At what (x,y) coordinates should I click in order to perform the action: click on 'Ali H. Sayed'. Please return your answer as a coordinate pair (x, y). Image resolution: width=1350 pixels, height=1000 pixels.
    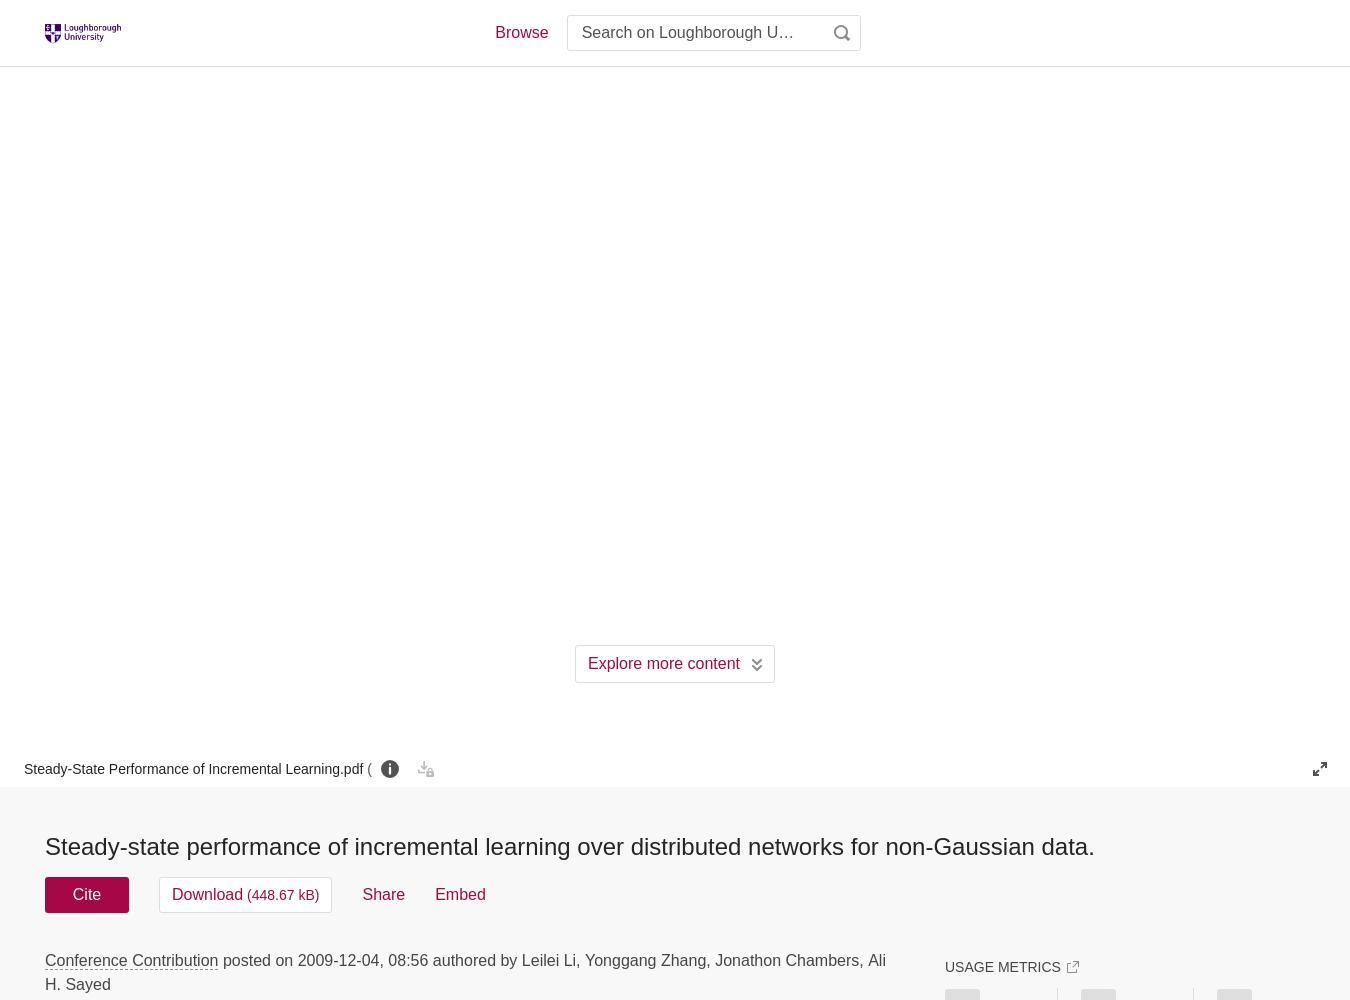
    Looking at the image, I should click on (463, 970).